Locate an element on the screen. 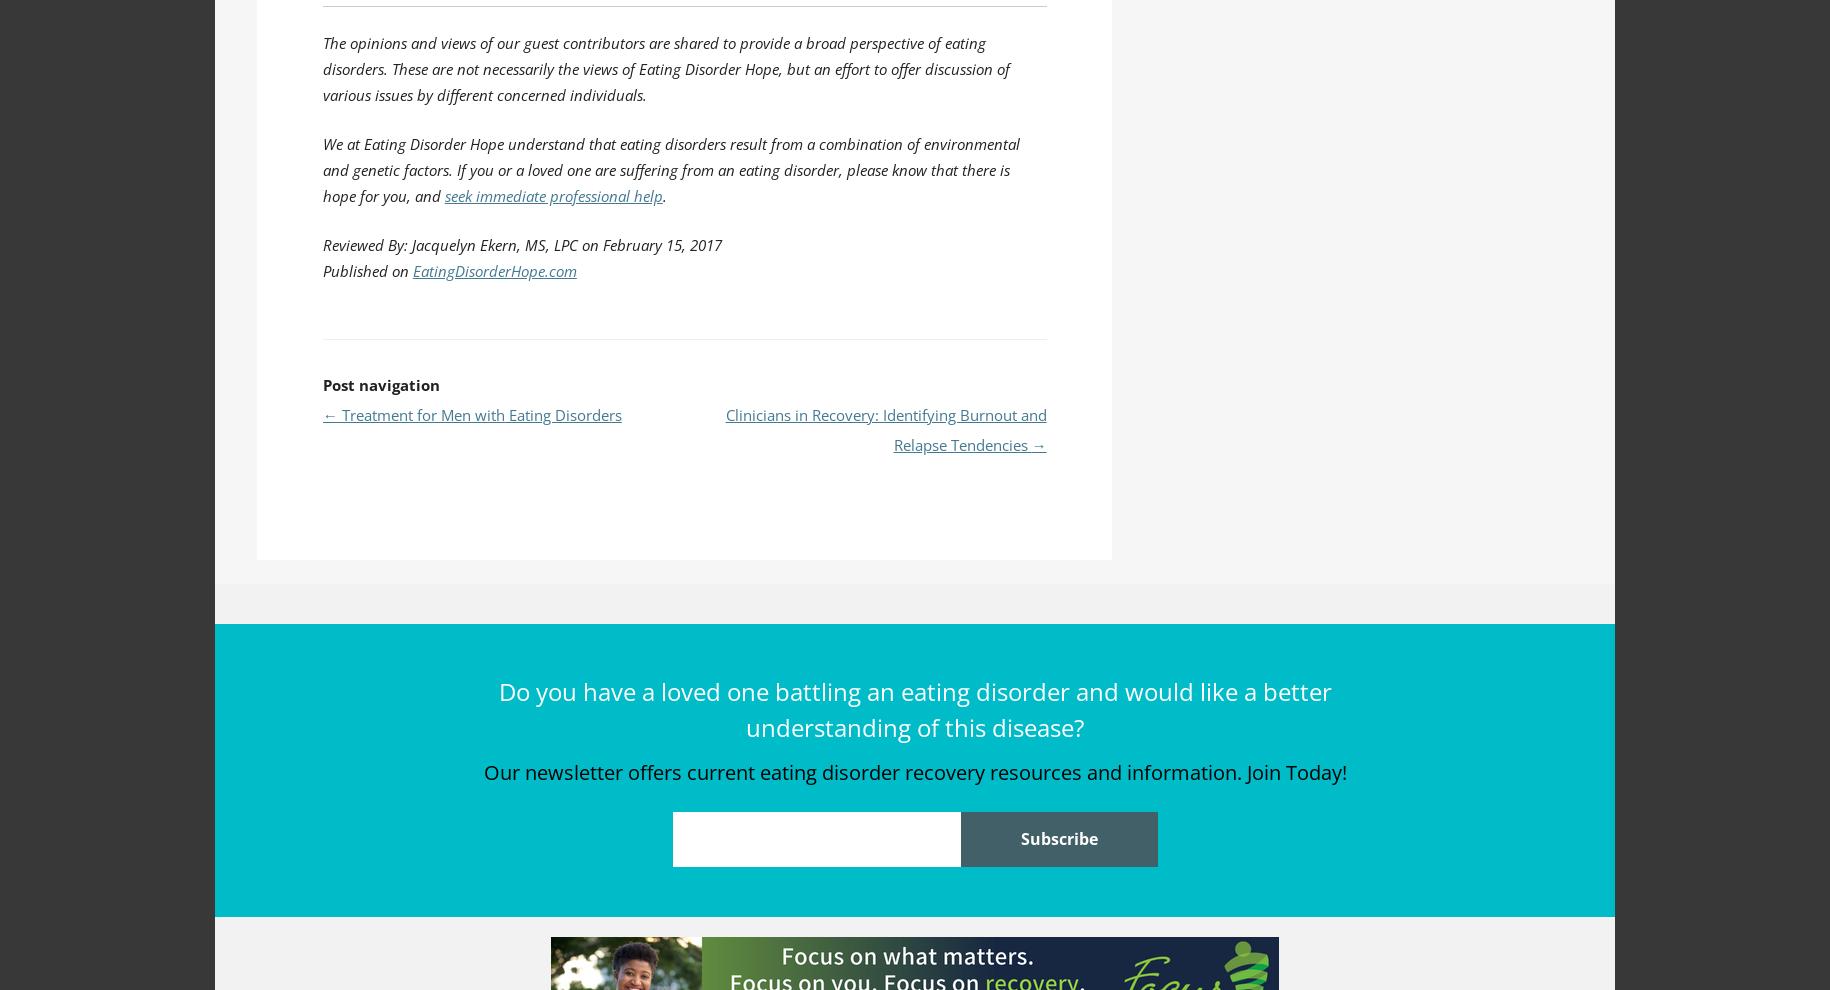  'Our newsletter offers current eating disorder recovery resources and information. Join Today!' is located at coordinates (914, 772).